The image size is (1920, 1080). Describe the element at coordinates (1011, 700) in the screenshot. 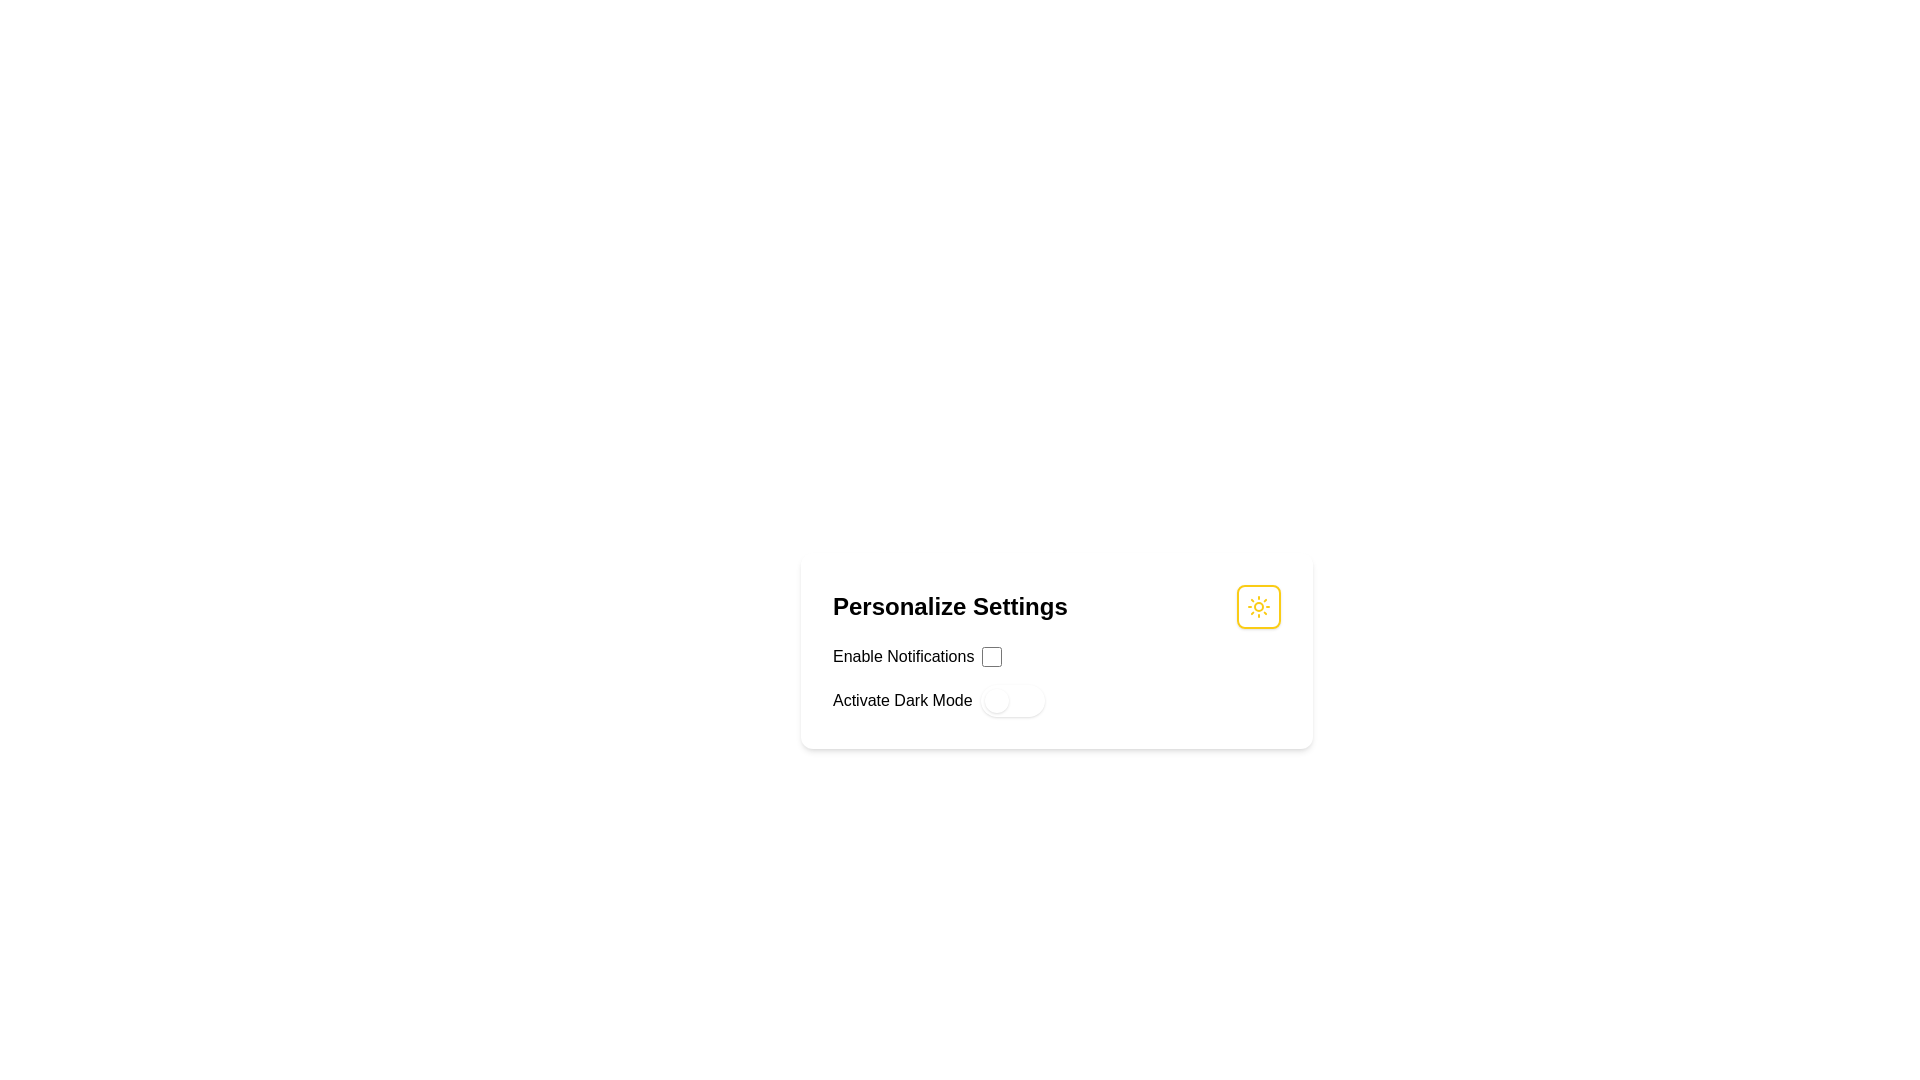

I see `the toggle` at that location.